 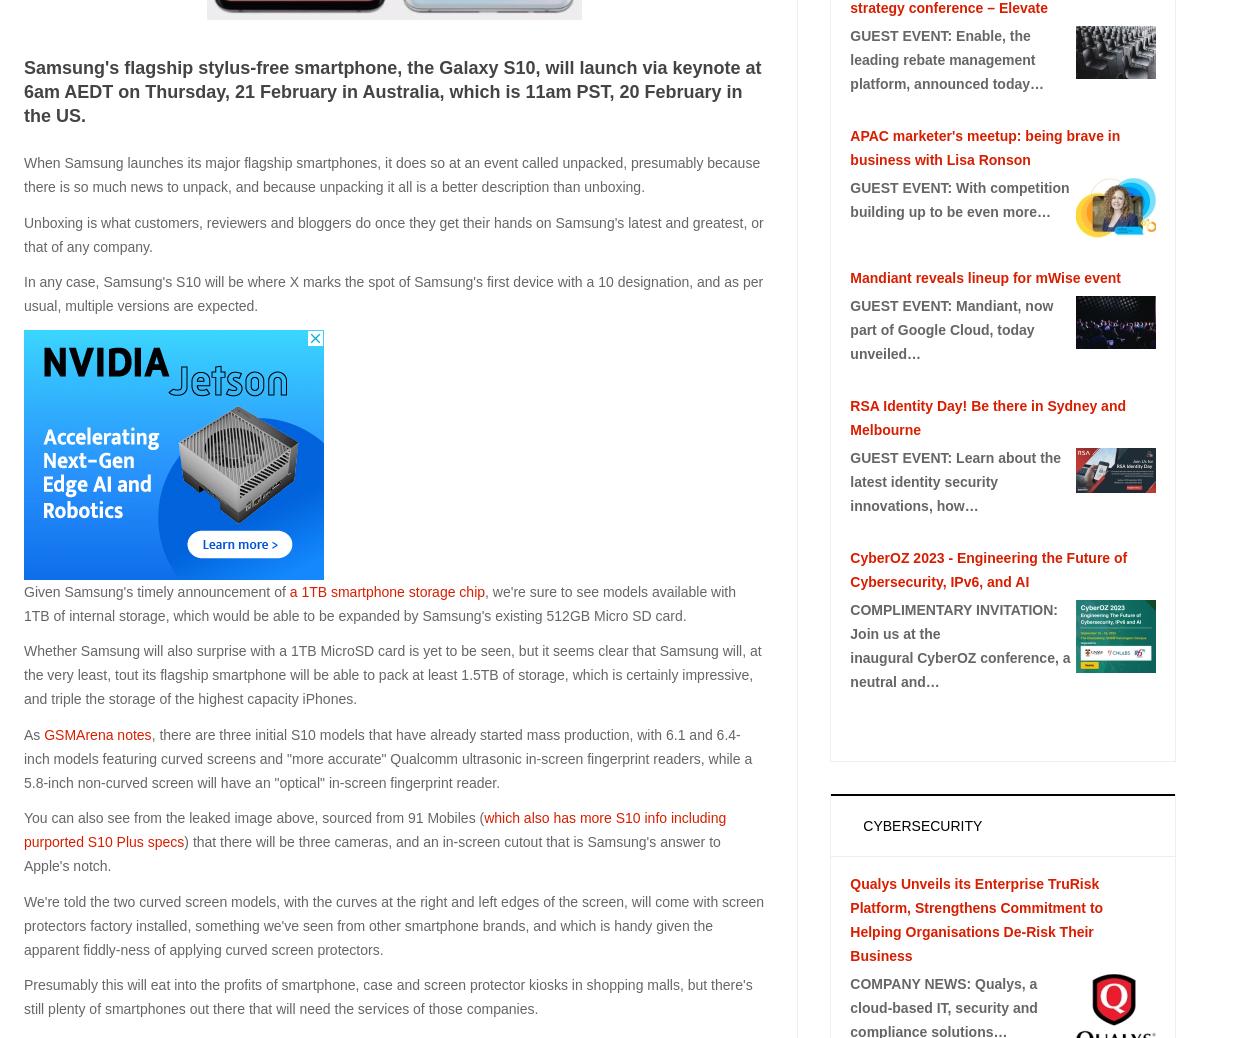 What do you see at coordinates (378, 601) in the screenshot?
I see `', we're sure to see models available with 1TB of internal storage, which would be able to be expanded by Samsung's existing 512GB Micro SD card.'` at bounding box center [378, 601].